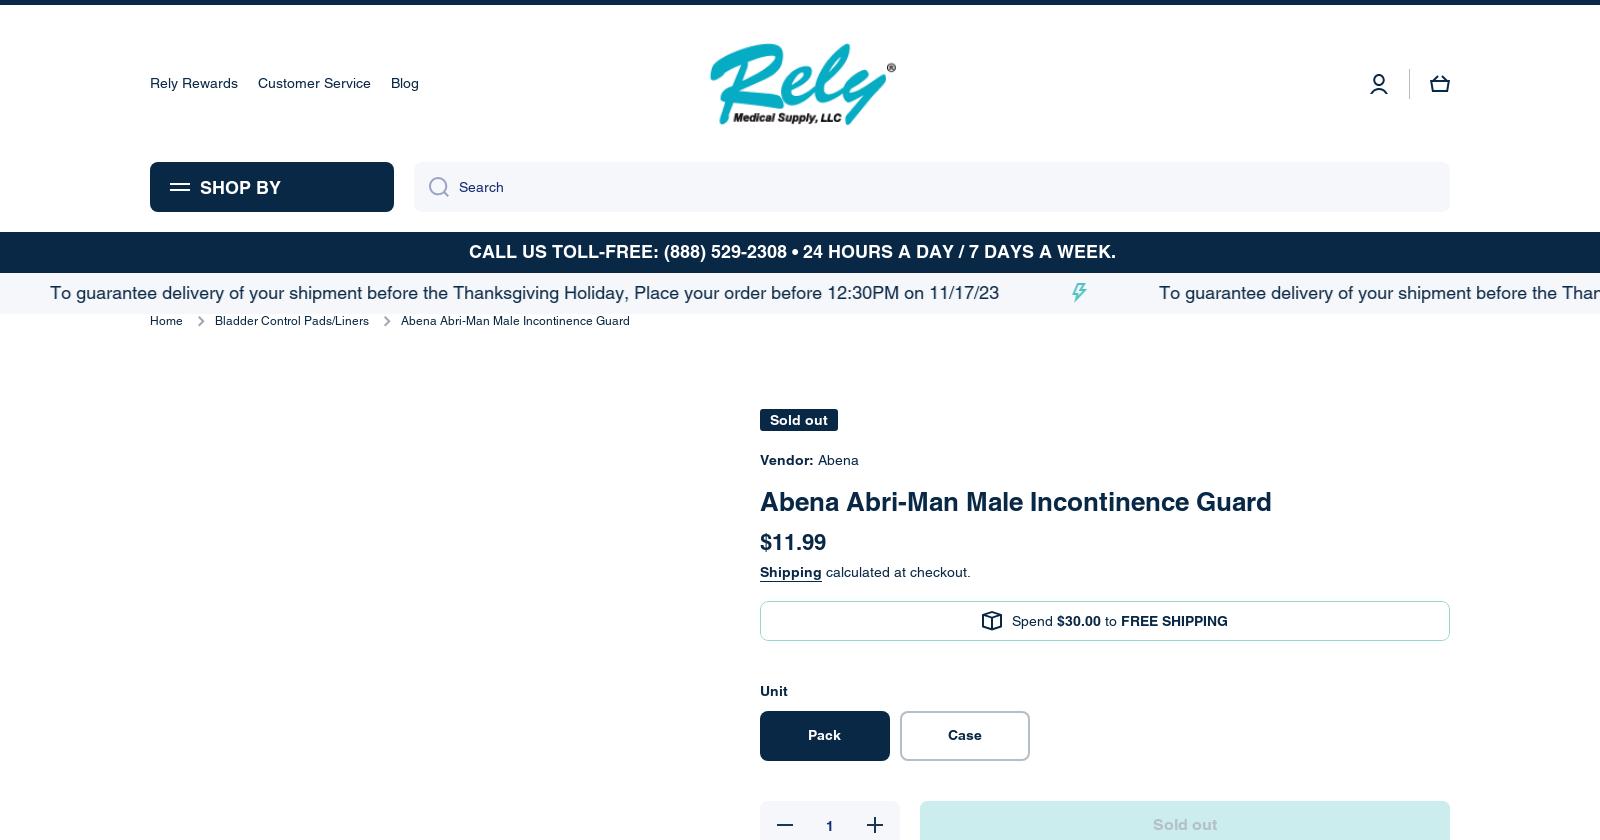 The height and width of the screenshot is (840, 1600). What do you see at coordinates (328, 29) in the screenshot?
I see `'Abena Abri-Man Male Incontinence Guard'` at bounding box center [328, 29].